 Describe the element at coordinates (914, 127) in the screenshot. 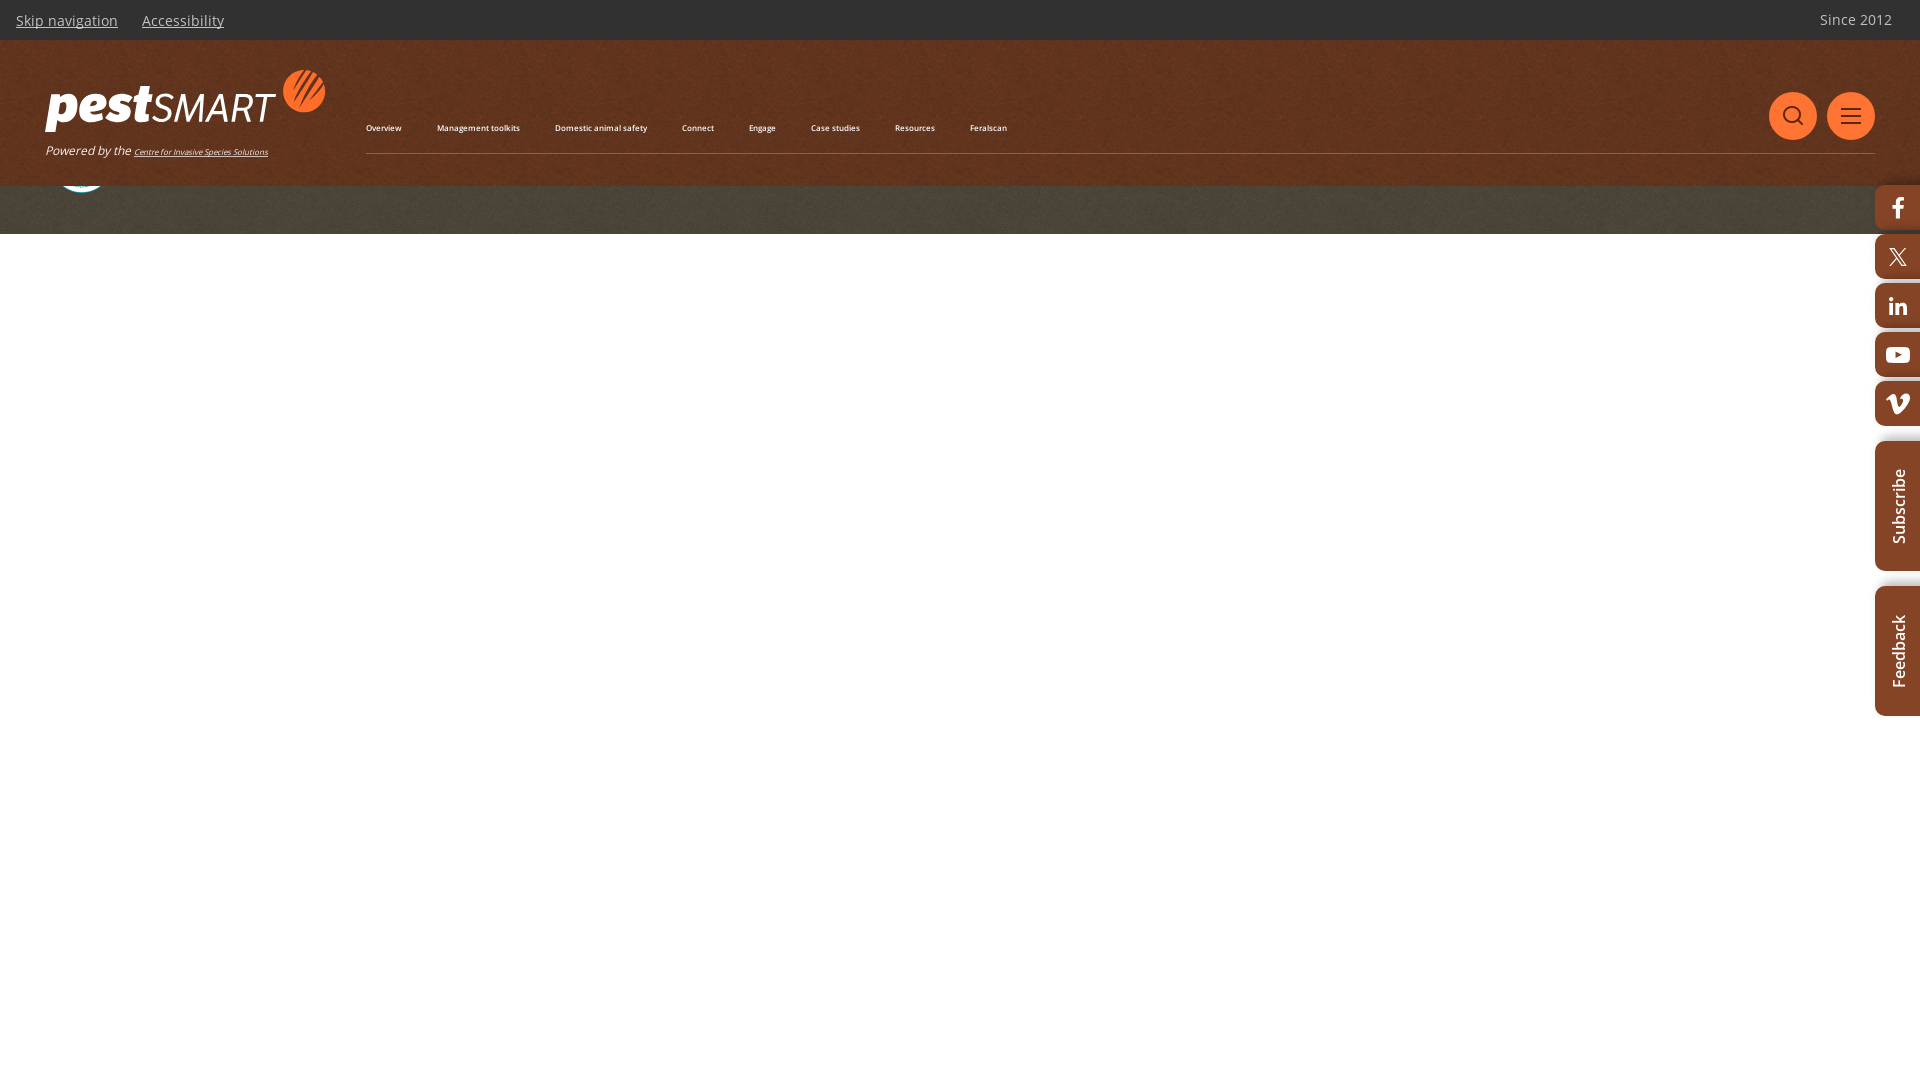

I see `'Resources'` at that location.